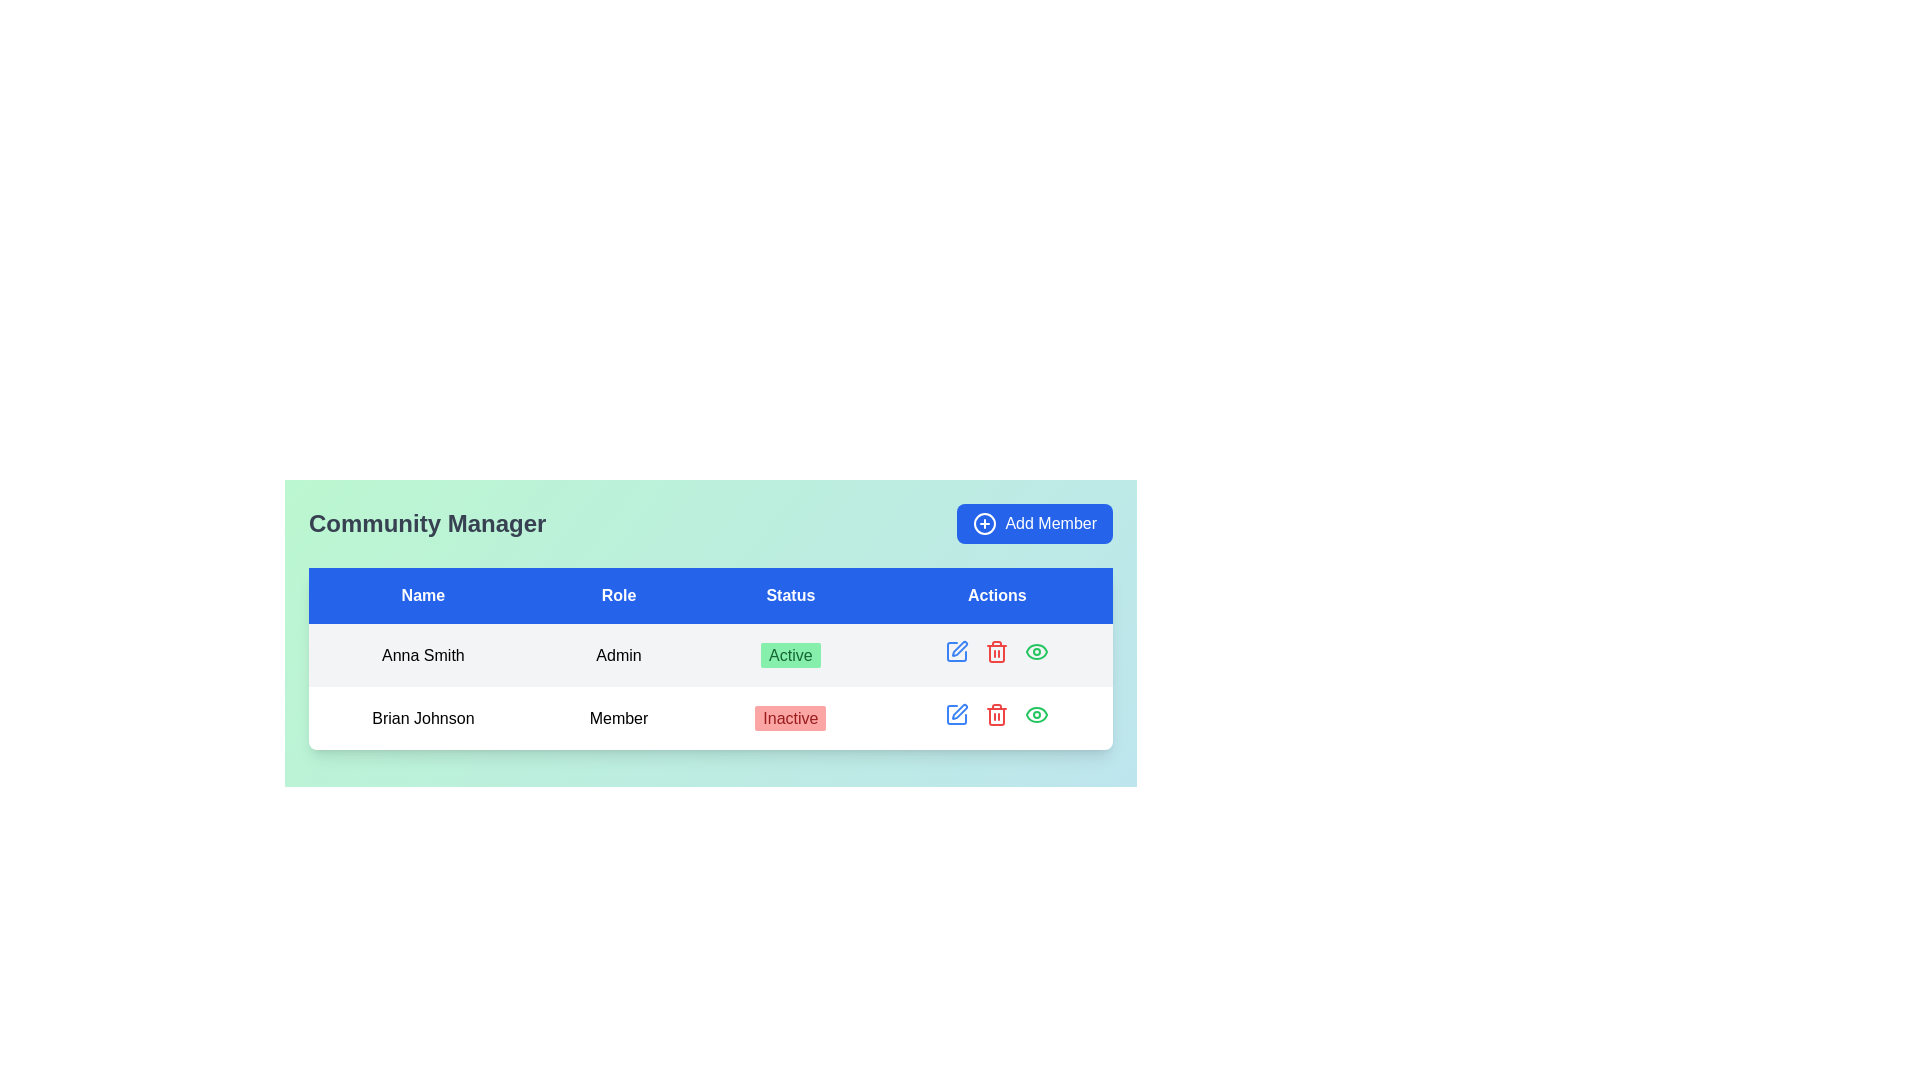 The width and height of the screenshot is (1920, 1080). Describe the element at coordinates (956, 713) in the screenshot. I see `the edit icon located in the Actions column of the second row of the table` at that location.